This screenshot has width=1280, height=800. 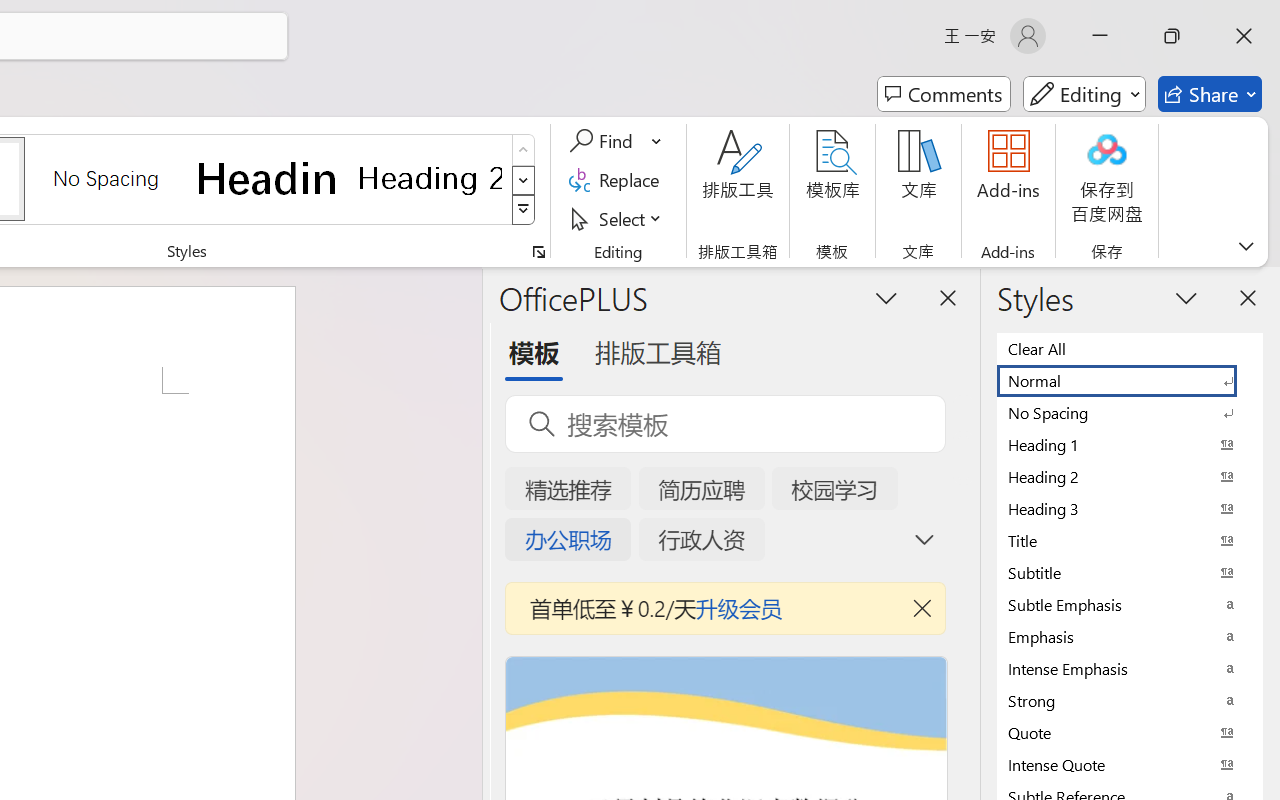 What do you see at coordinates (1130, 700) in the screenshot?
I see `'Strong'` at bounding box center [1130, 700].